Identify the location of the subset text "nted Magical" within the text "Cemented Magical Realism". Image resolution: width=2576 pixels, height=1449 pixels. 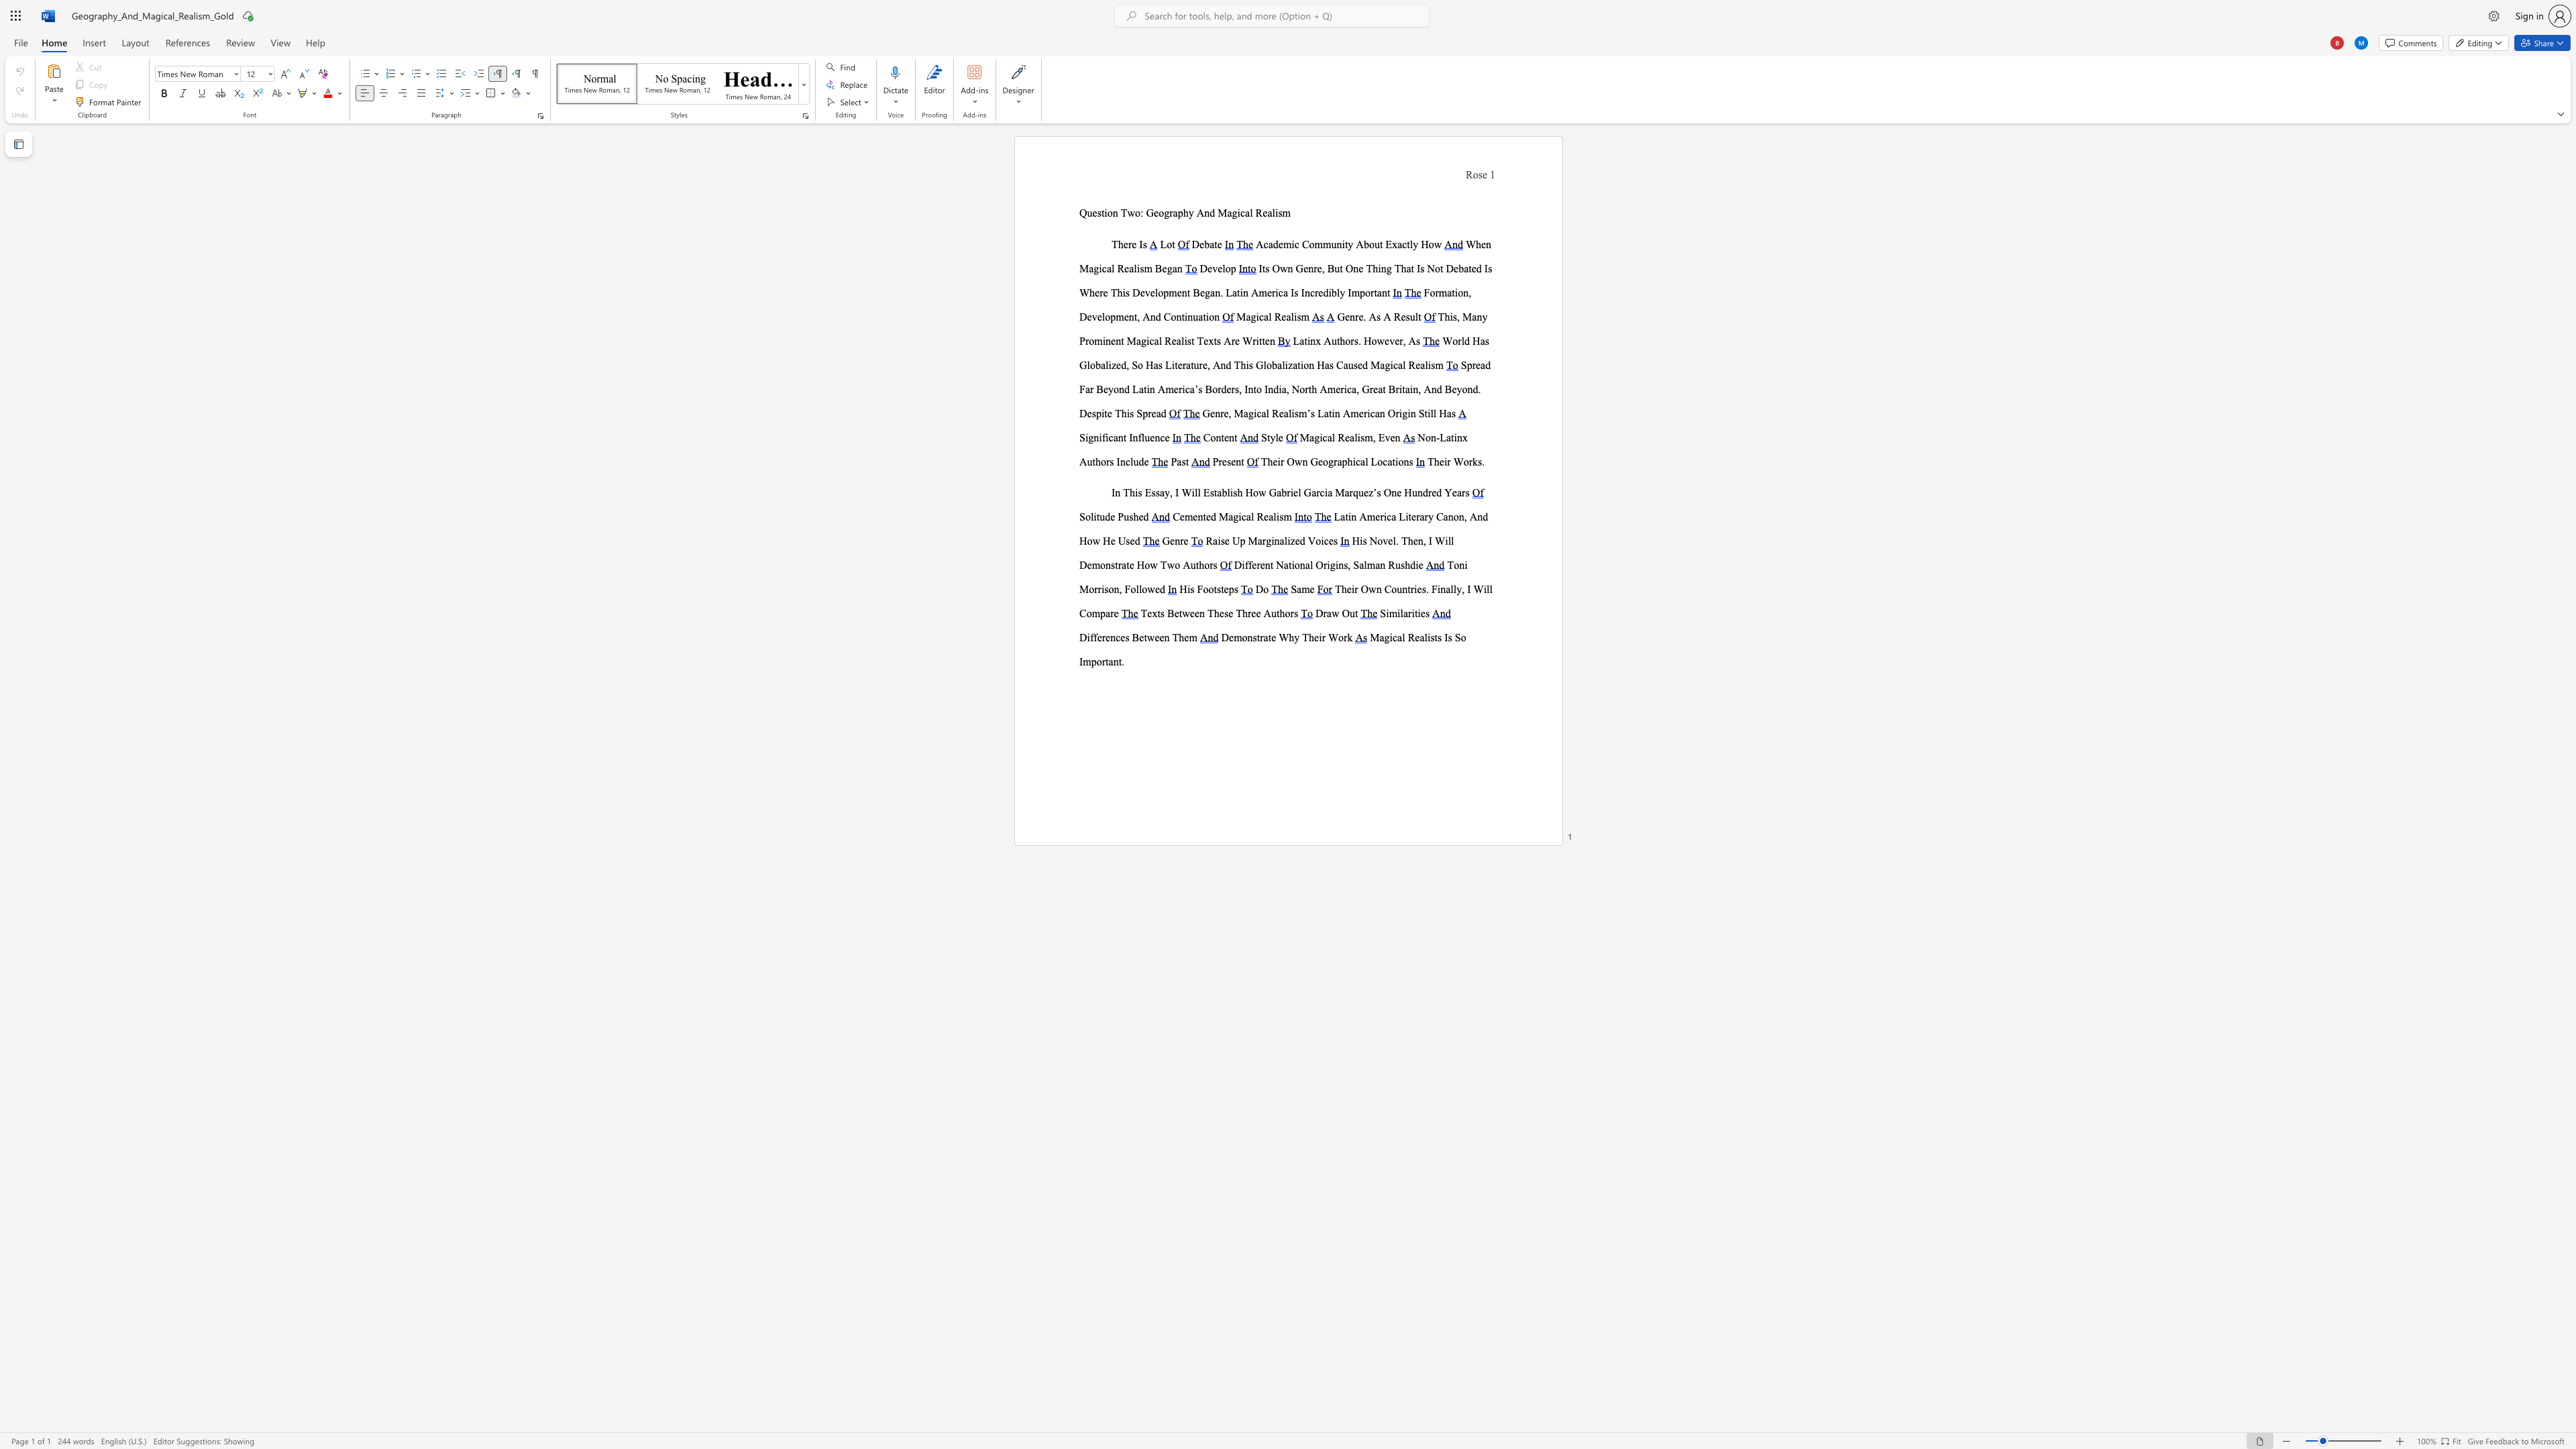
(1197, 516).